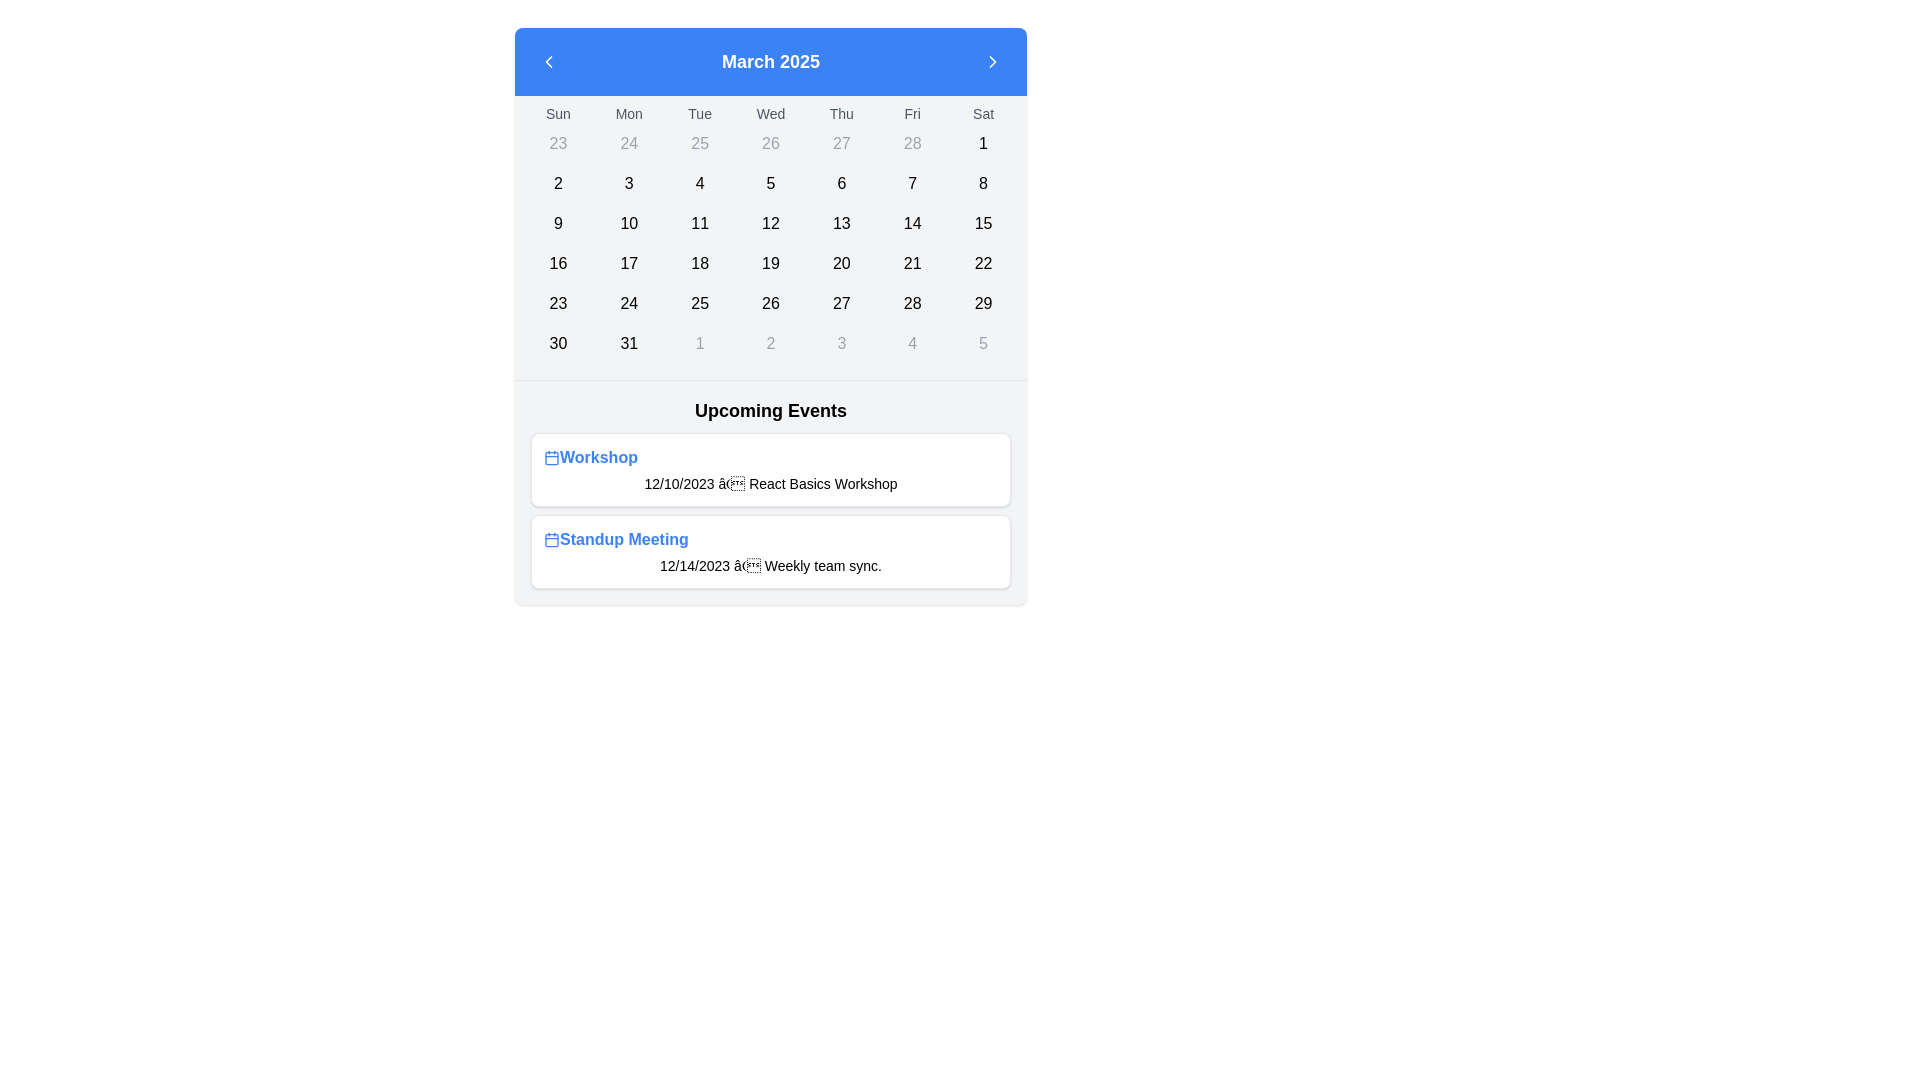  I want to click on the calendar day button representing March 3rd, located in the grid under the 'Mon' column, second row, so click(628, 184).